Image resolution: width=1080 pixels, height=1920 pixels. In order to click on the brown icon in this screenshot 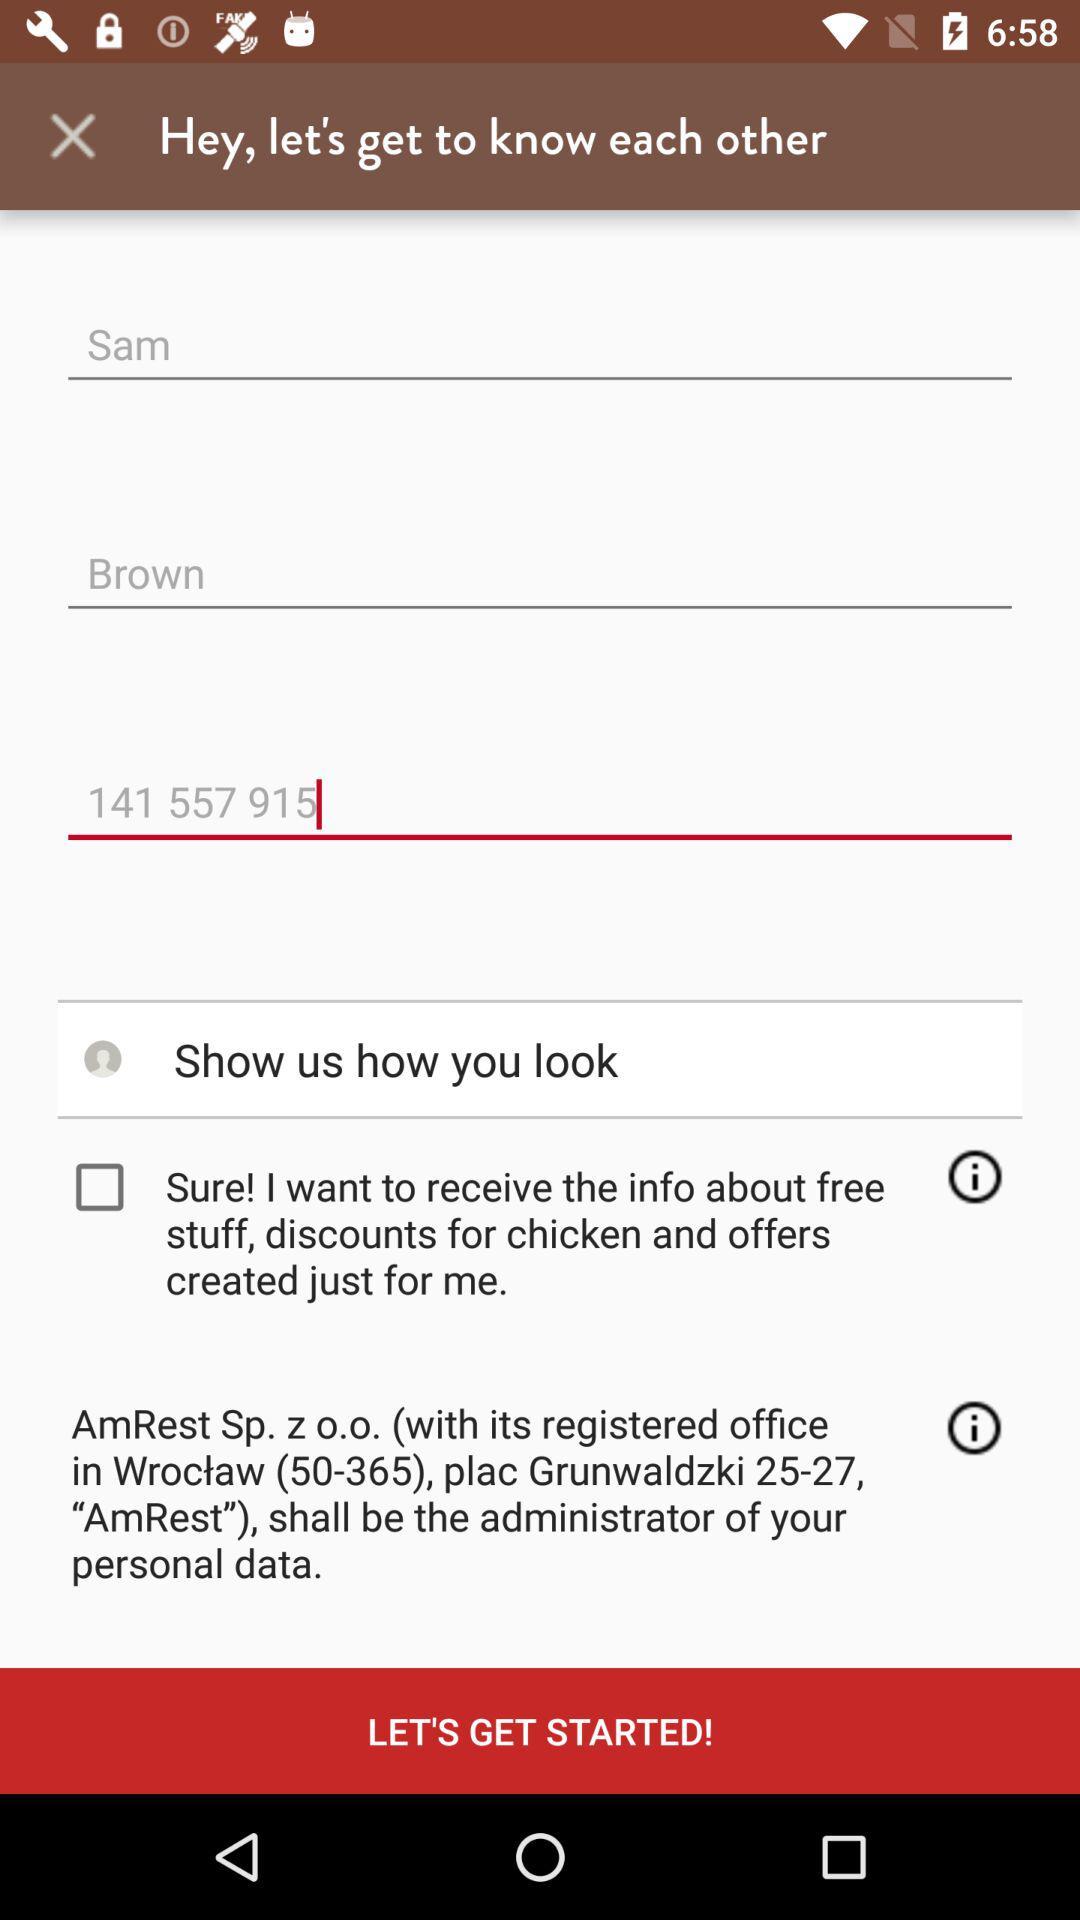, I will do `click(540, 556)`.